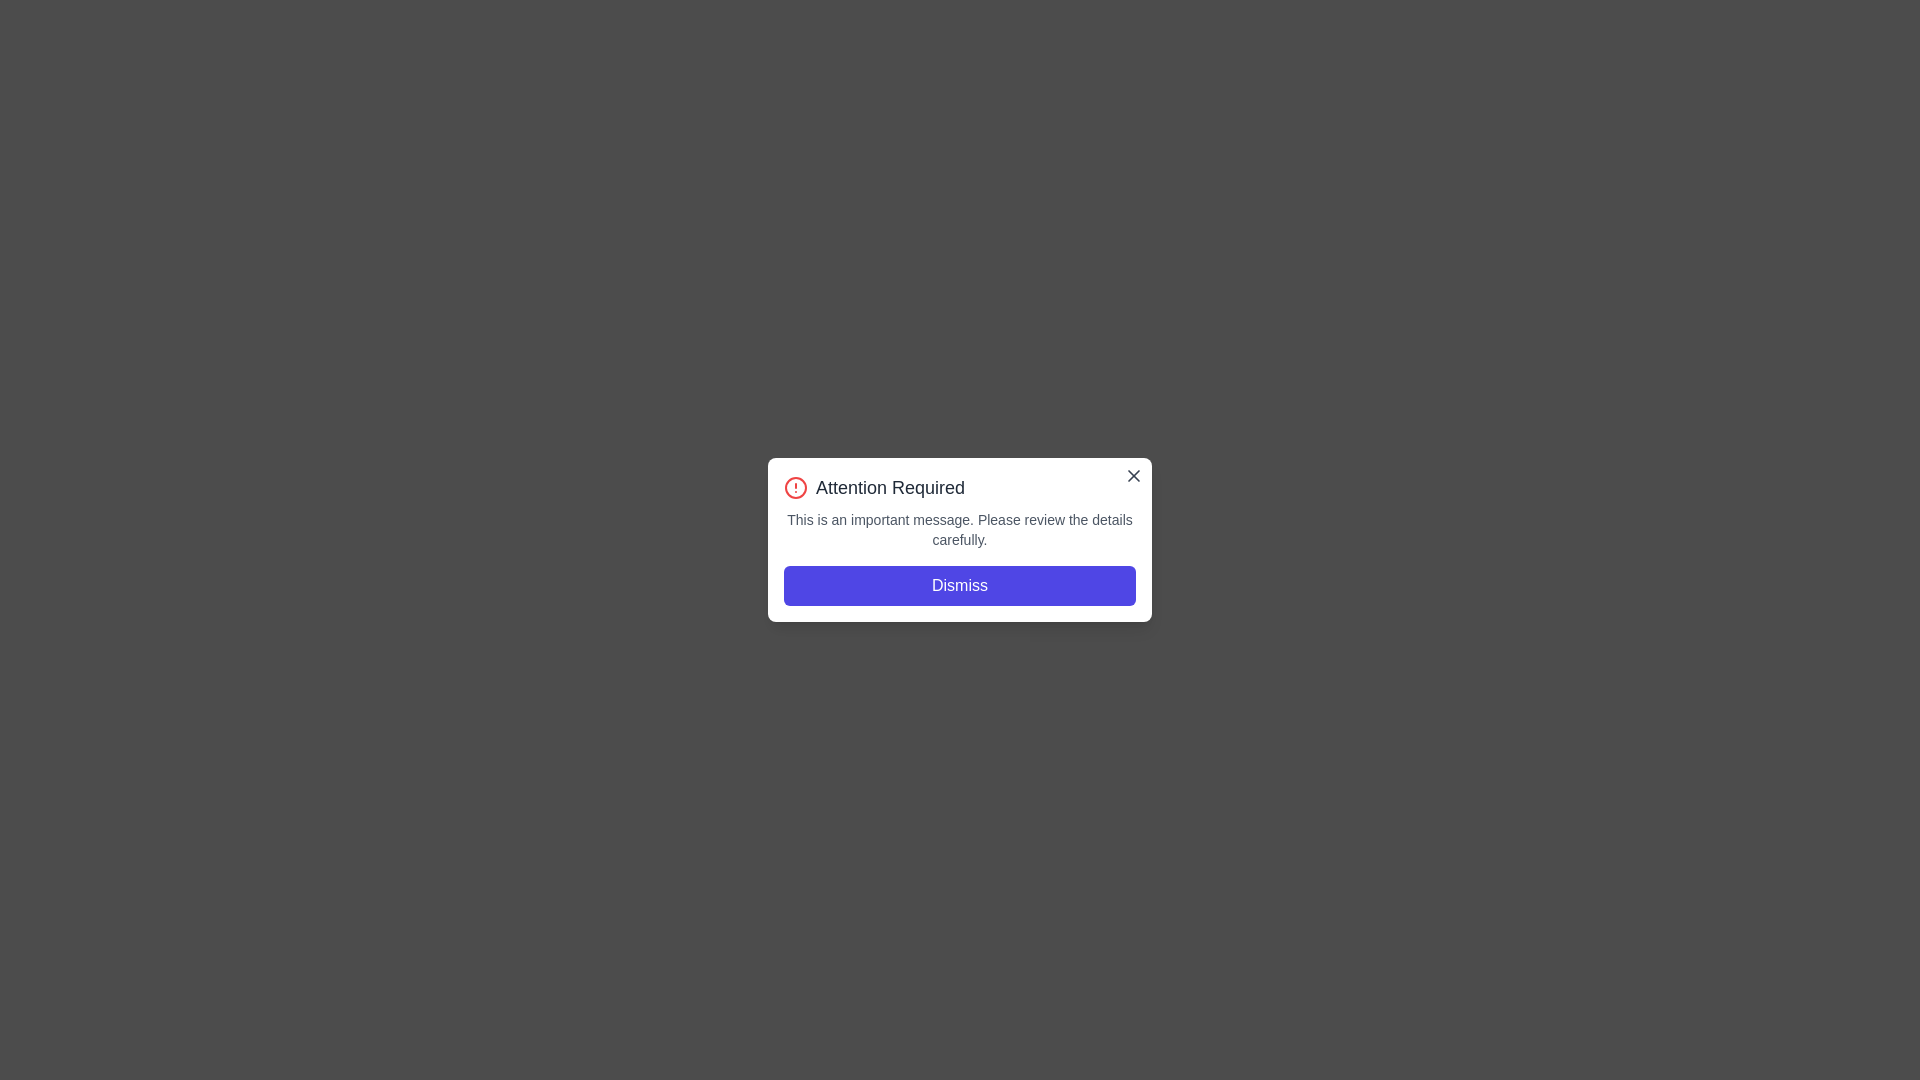 Image resolution: width=1920 pixels, height=1080 pixels. What do you see at coordinates (1133, 475) in the screenshot?
I see `the close icon located in the top-right corner of the 'Attention Required' dialog box, which is represented as a graphical component in an SVG` at bounding box center [1133, 475].